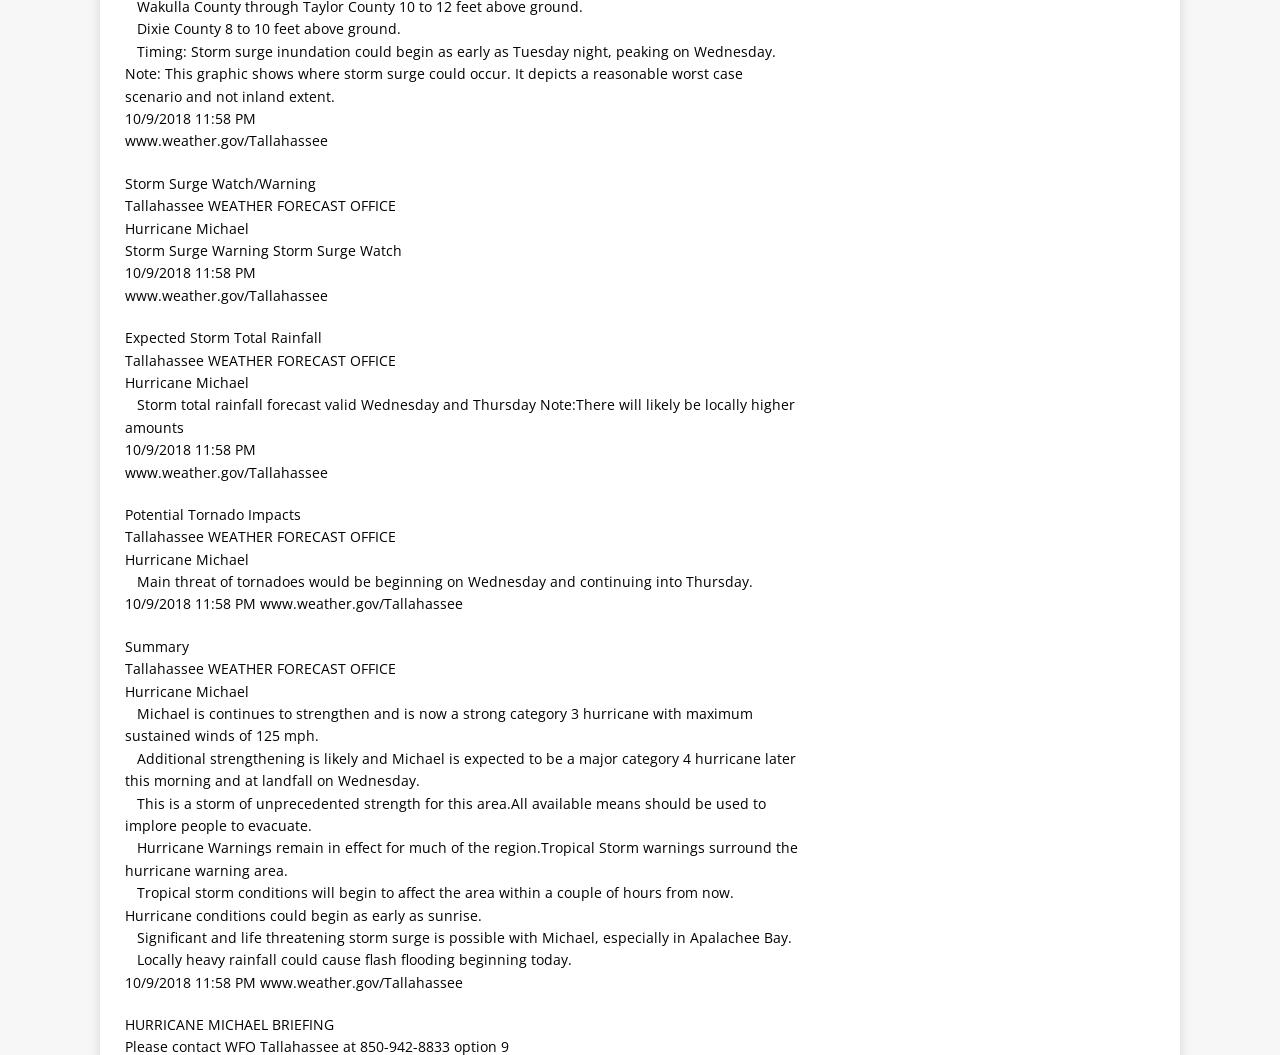 This screenshot has height=1055, width=1280. I want to click on ' Storm total rainfall forecast valid Wednesday and Thursday Note:There will likely be locally higher amounts', so click(459, 414).